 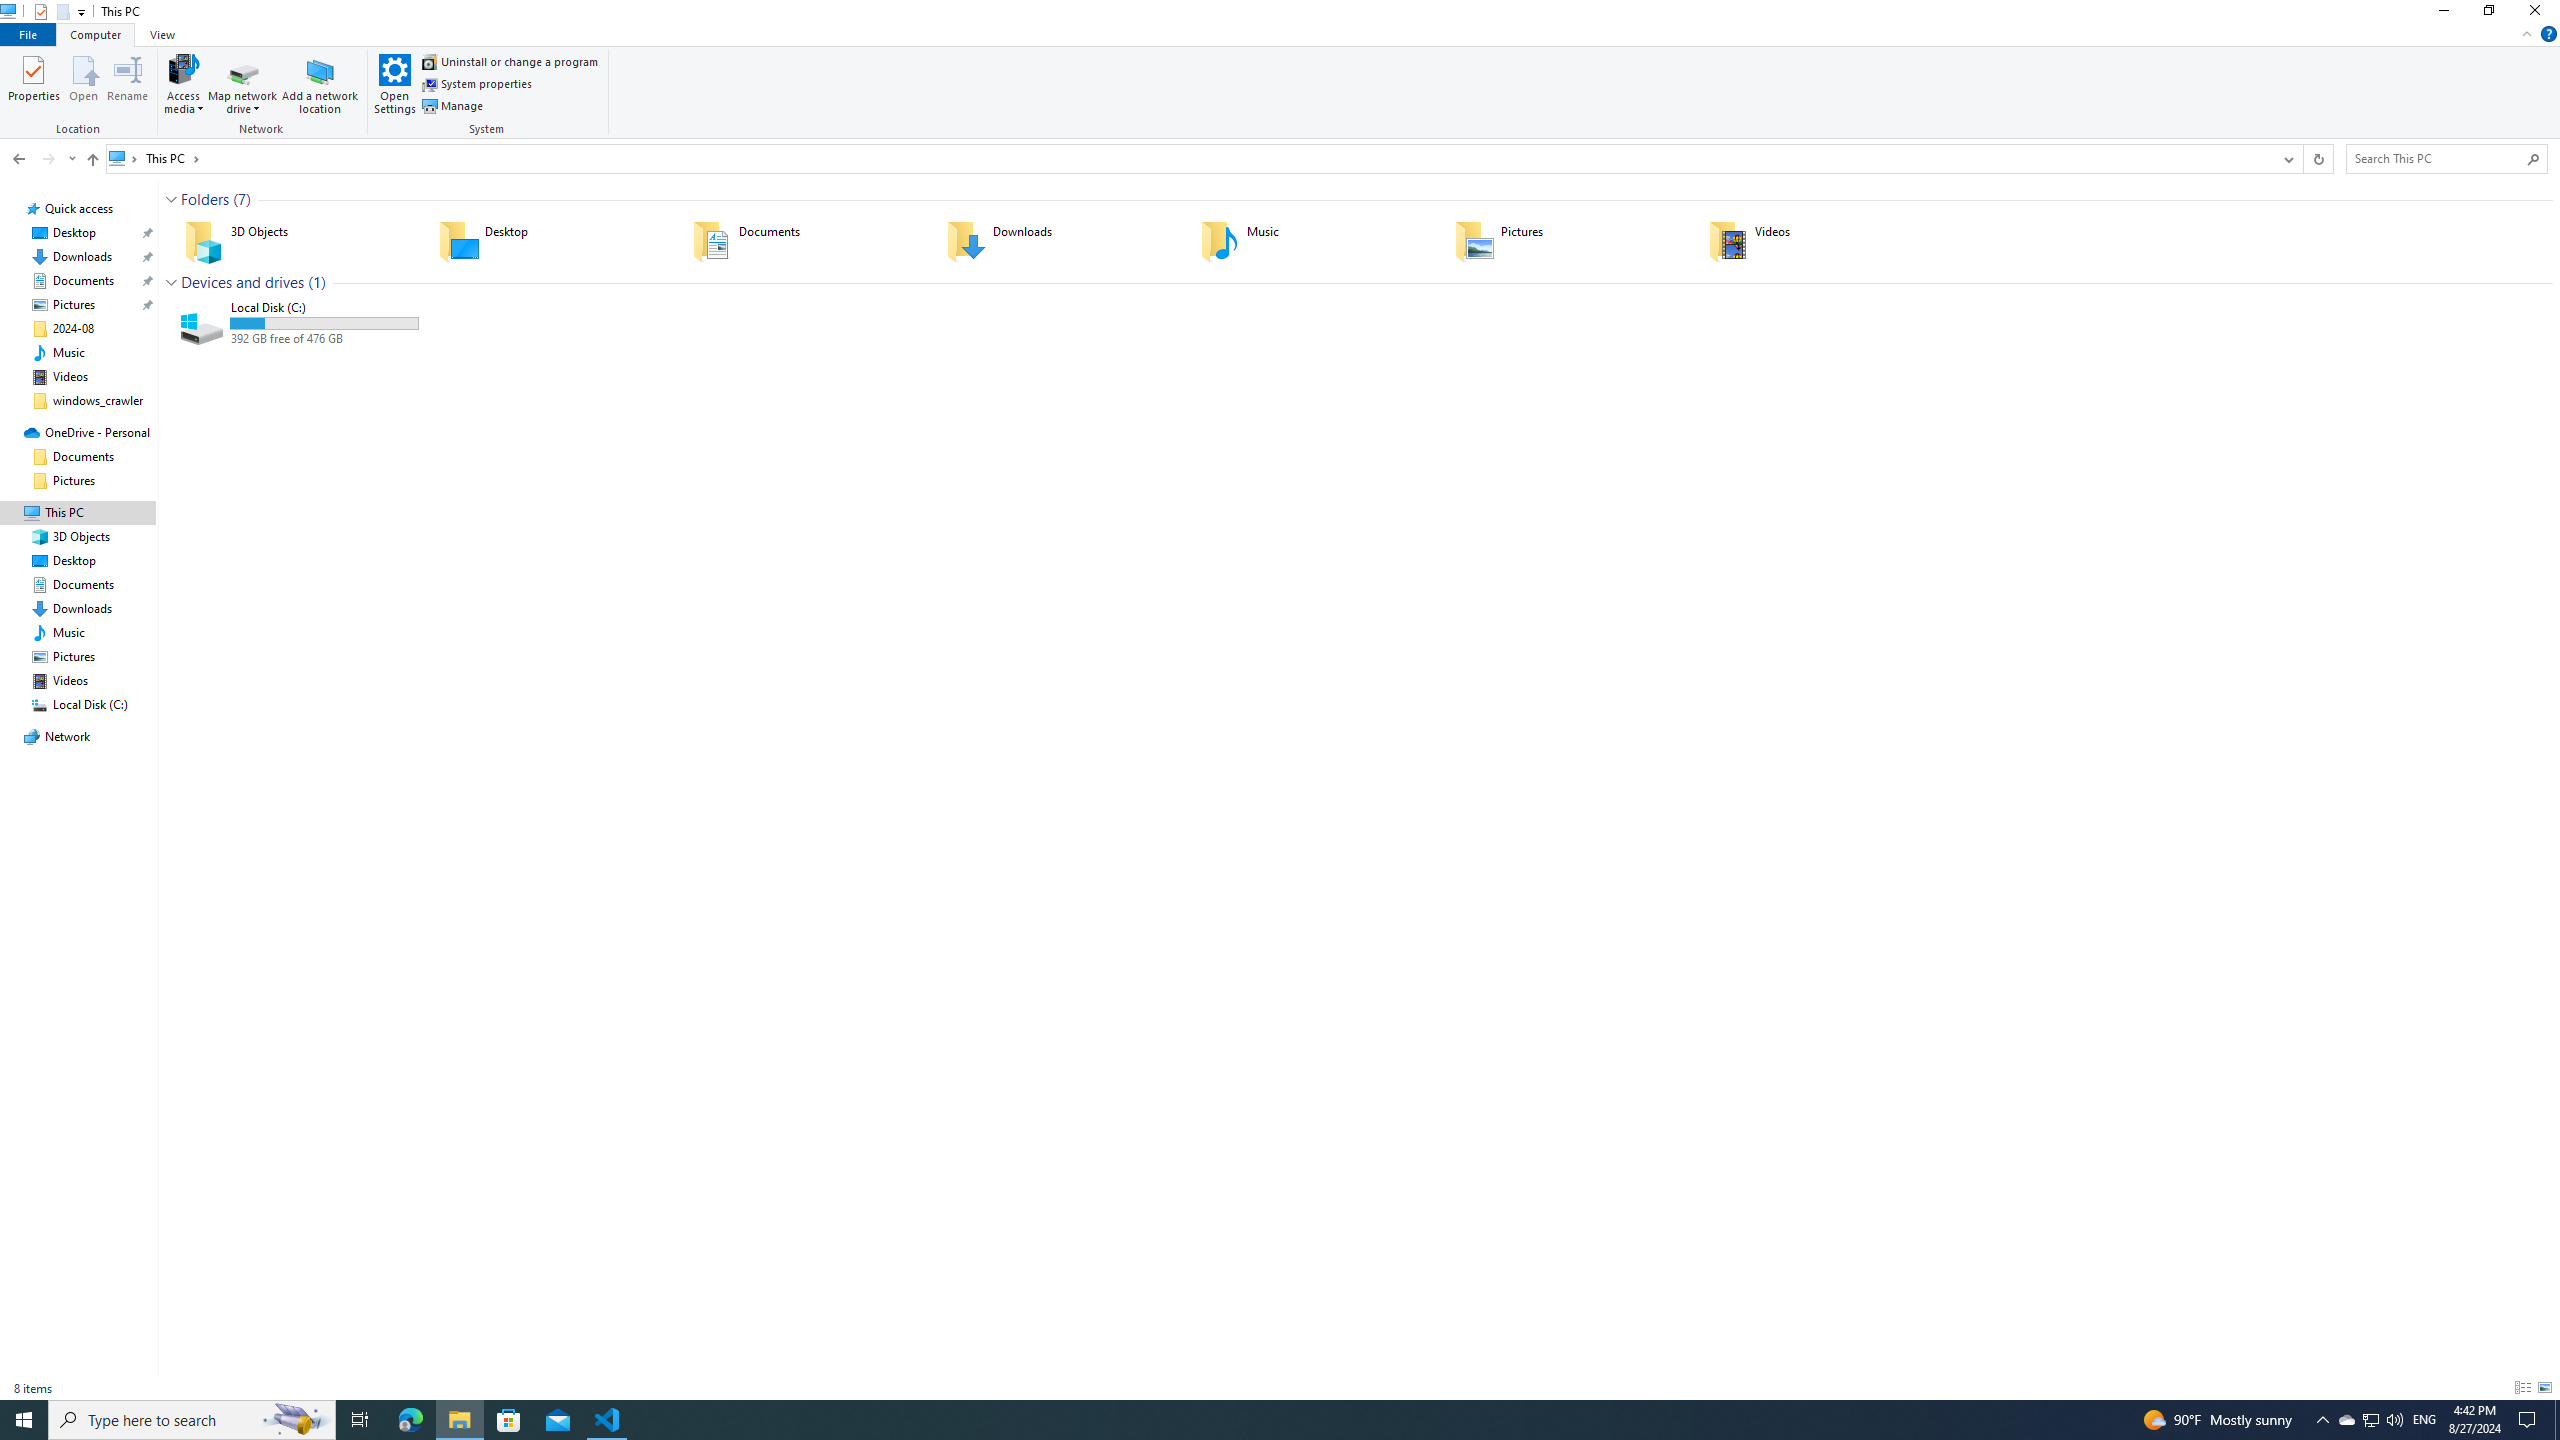 What do you see at coordinates (171, 282) in the screenshot?
I see `'Collapse Group'` at bounding box center [171, 282].